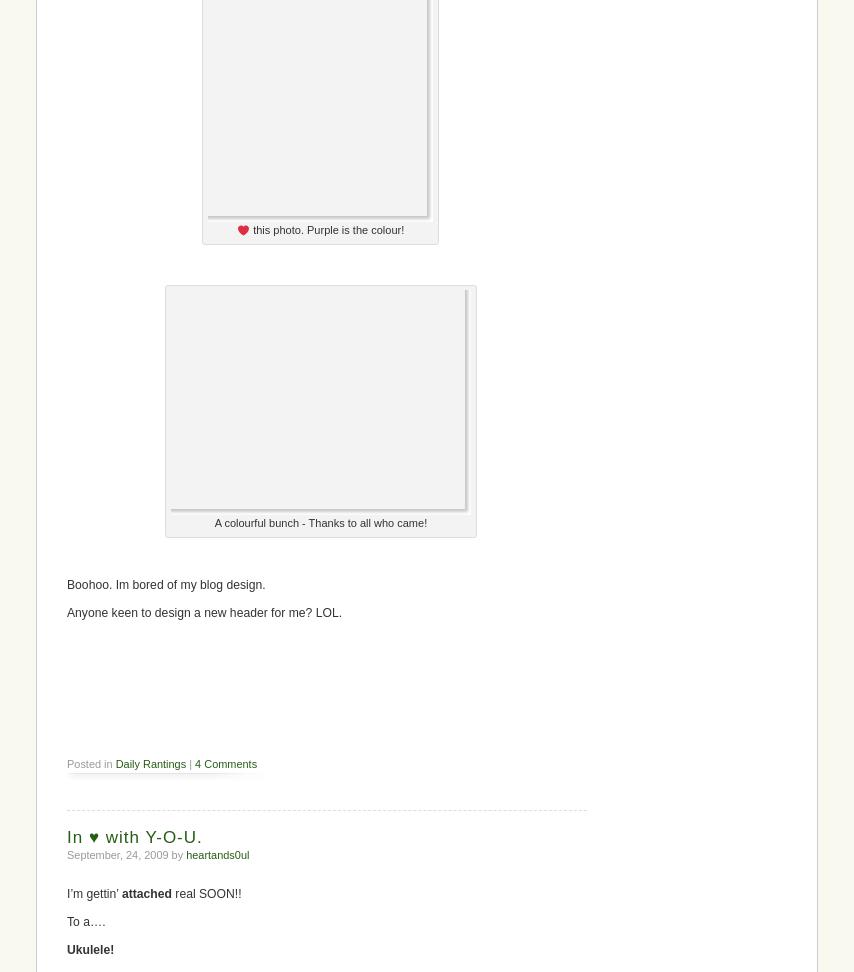 The width and height of the screenshot is (854, 972). I want to click on 'Daily Rantings', so click(149, 763).